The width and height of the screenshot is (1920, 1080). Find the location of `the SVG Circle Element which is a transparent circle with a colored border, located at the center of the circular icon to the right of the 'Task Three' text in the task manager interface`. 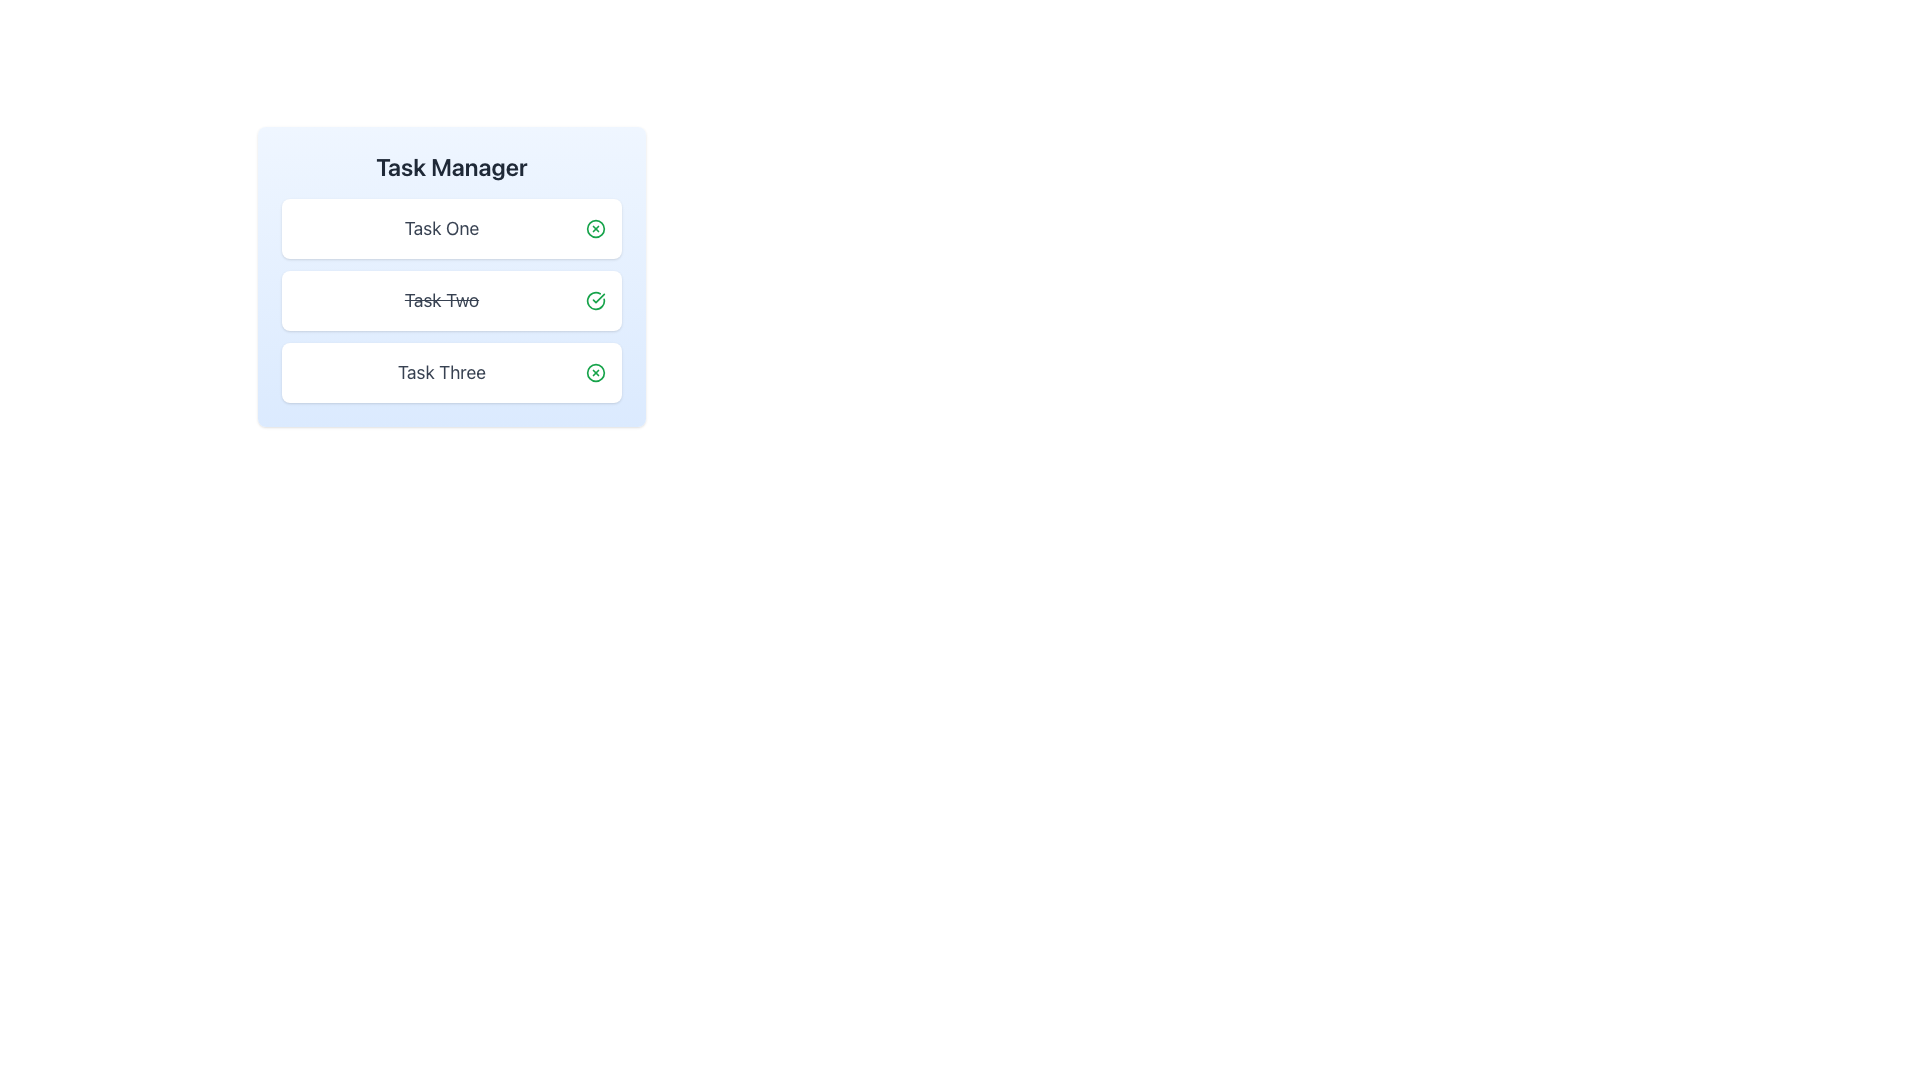

the SVG Circle Element which is a transparent circle with a colored border, located at the center of the circular icon to the right of the 'Task Three' text in the task manager interface is located at coordinates (594, 373).